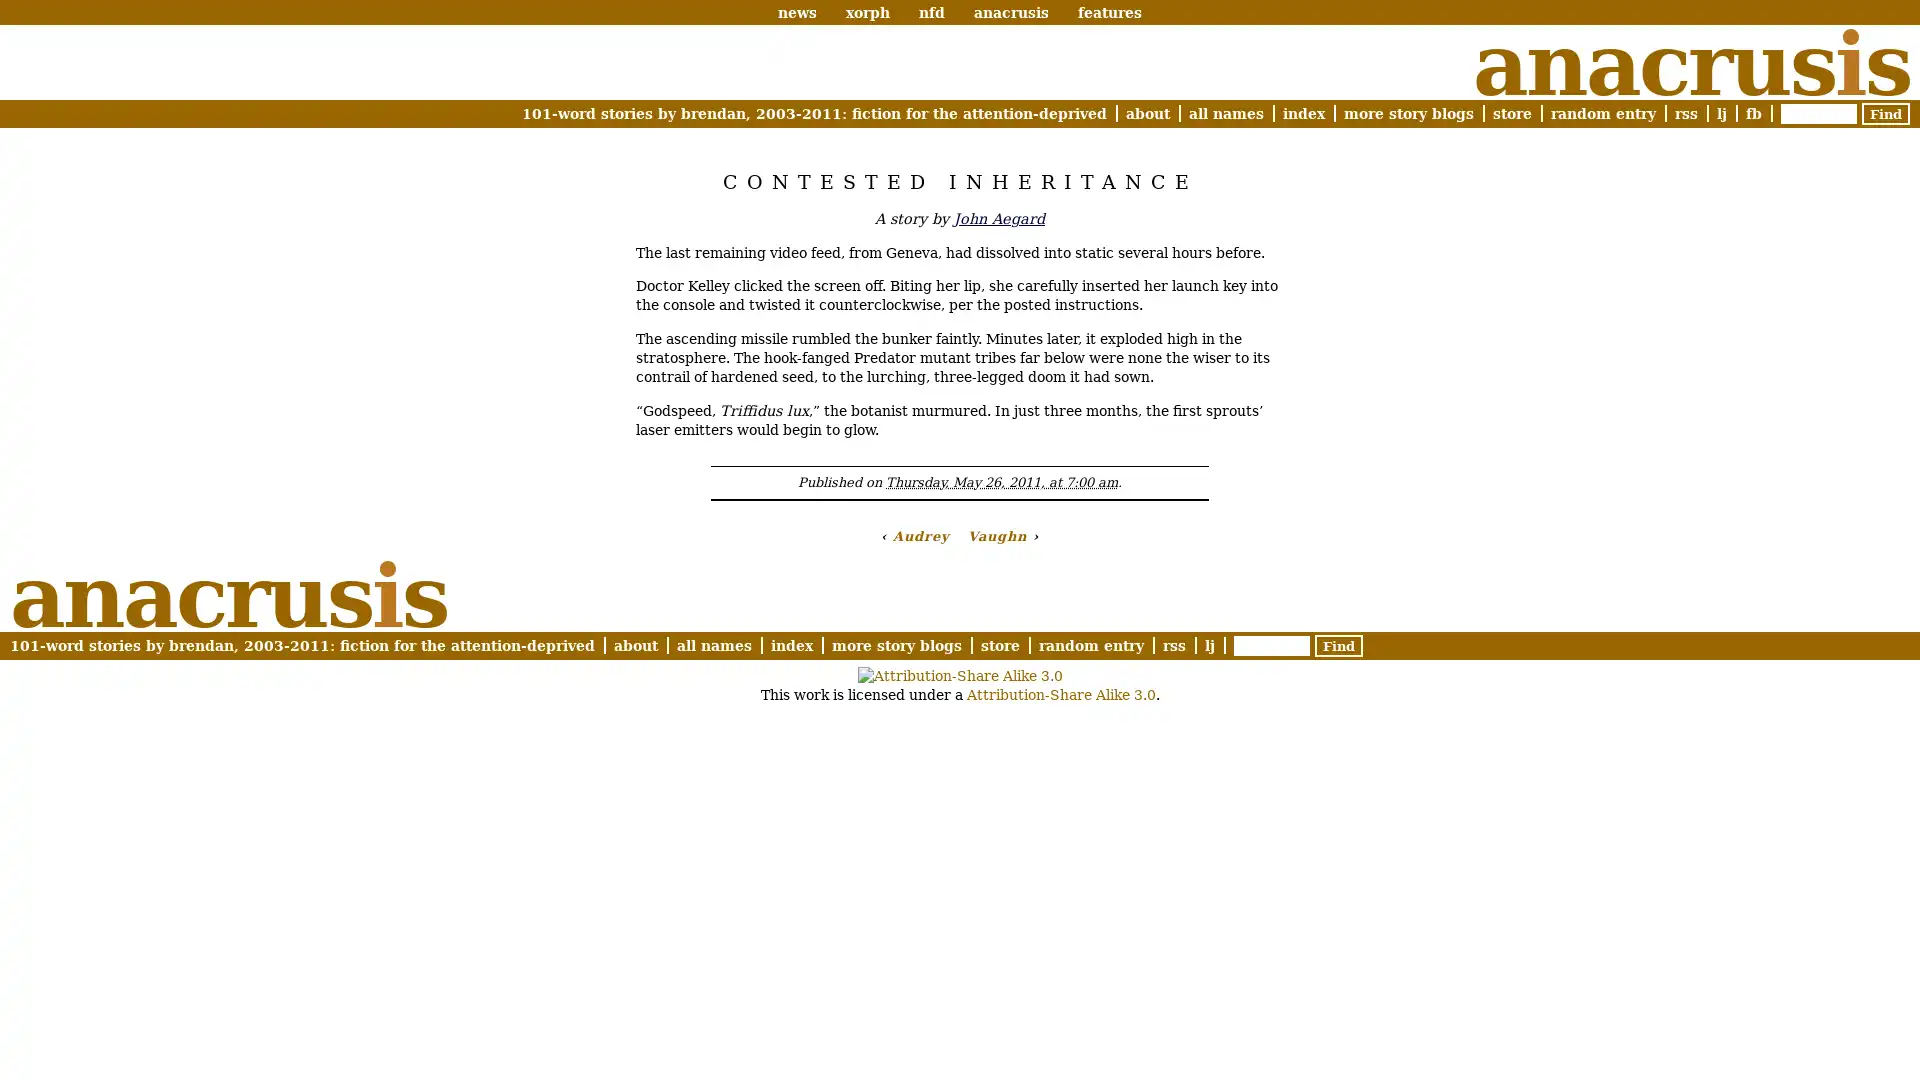 The width and height of the screenshot is (1920, 1080). What do you see at coordinates (1885, 114) in the screenshot?
I see `Find` at bounding box center [1885, 114].